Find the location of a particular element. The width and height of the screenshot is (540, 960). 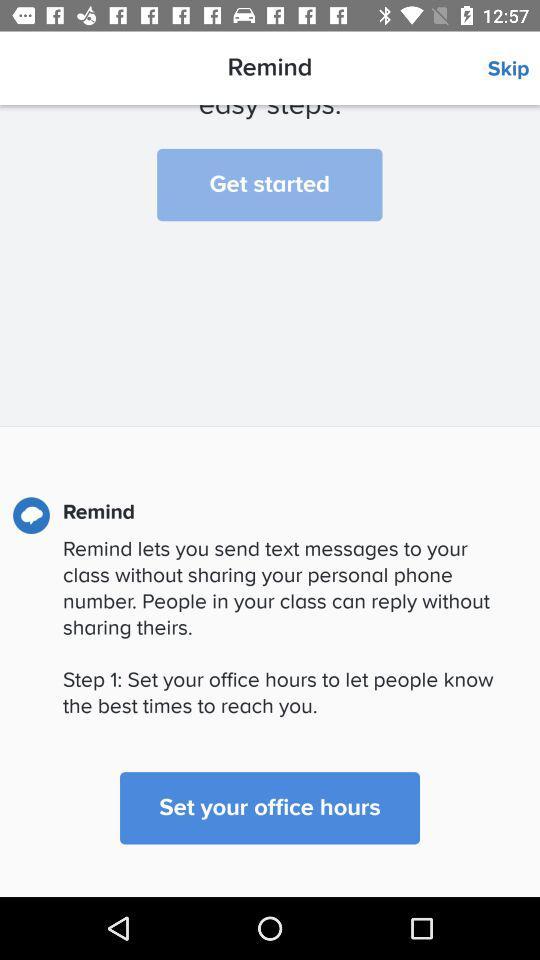

get started icon is located at coordinates (269, 185).